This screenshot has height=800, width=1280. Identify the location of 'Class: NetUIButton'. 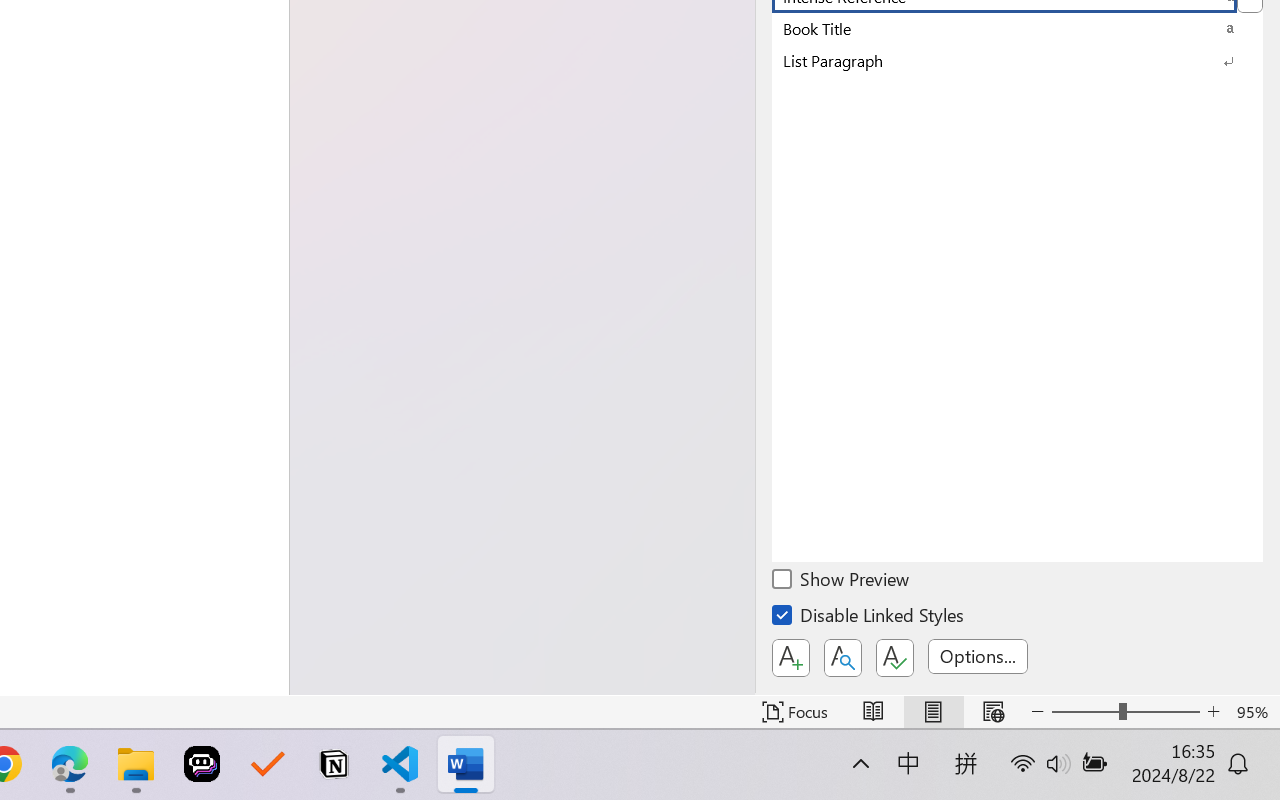
(893, 657).